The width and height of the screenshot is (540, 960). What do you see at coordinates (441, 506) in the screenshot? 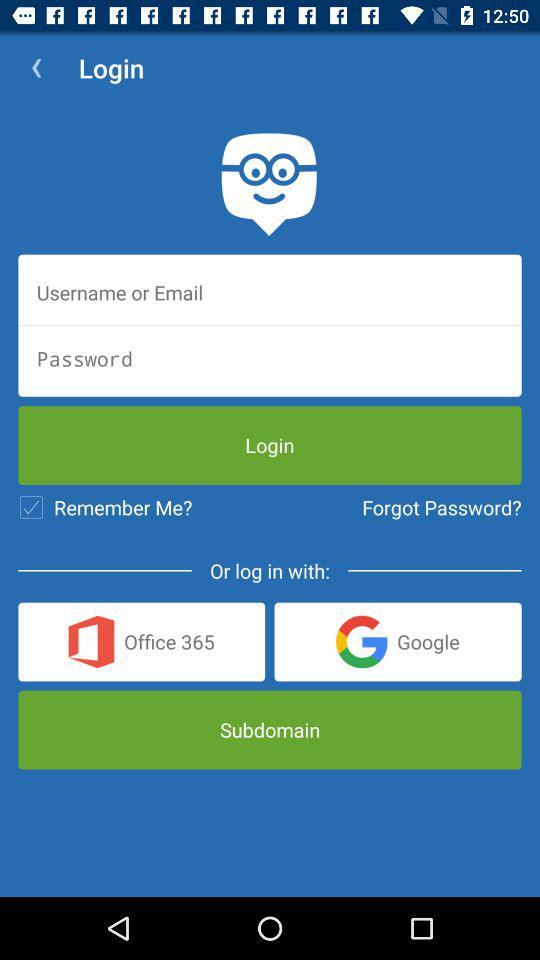
I see `forgot password?` at bounding box center [441, 506].